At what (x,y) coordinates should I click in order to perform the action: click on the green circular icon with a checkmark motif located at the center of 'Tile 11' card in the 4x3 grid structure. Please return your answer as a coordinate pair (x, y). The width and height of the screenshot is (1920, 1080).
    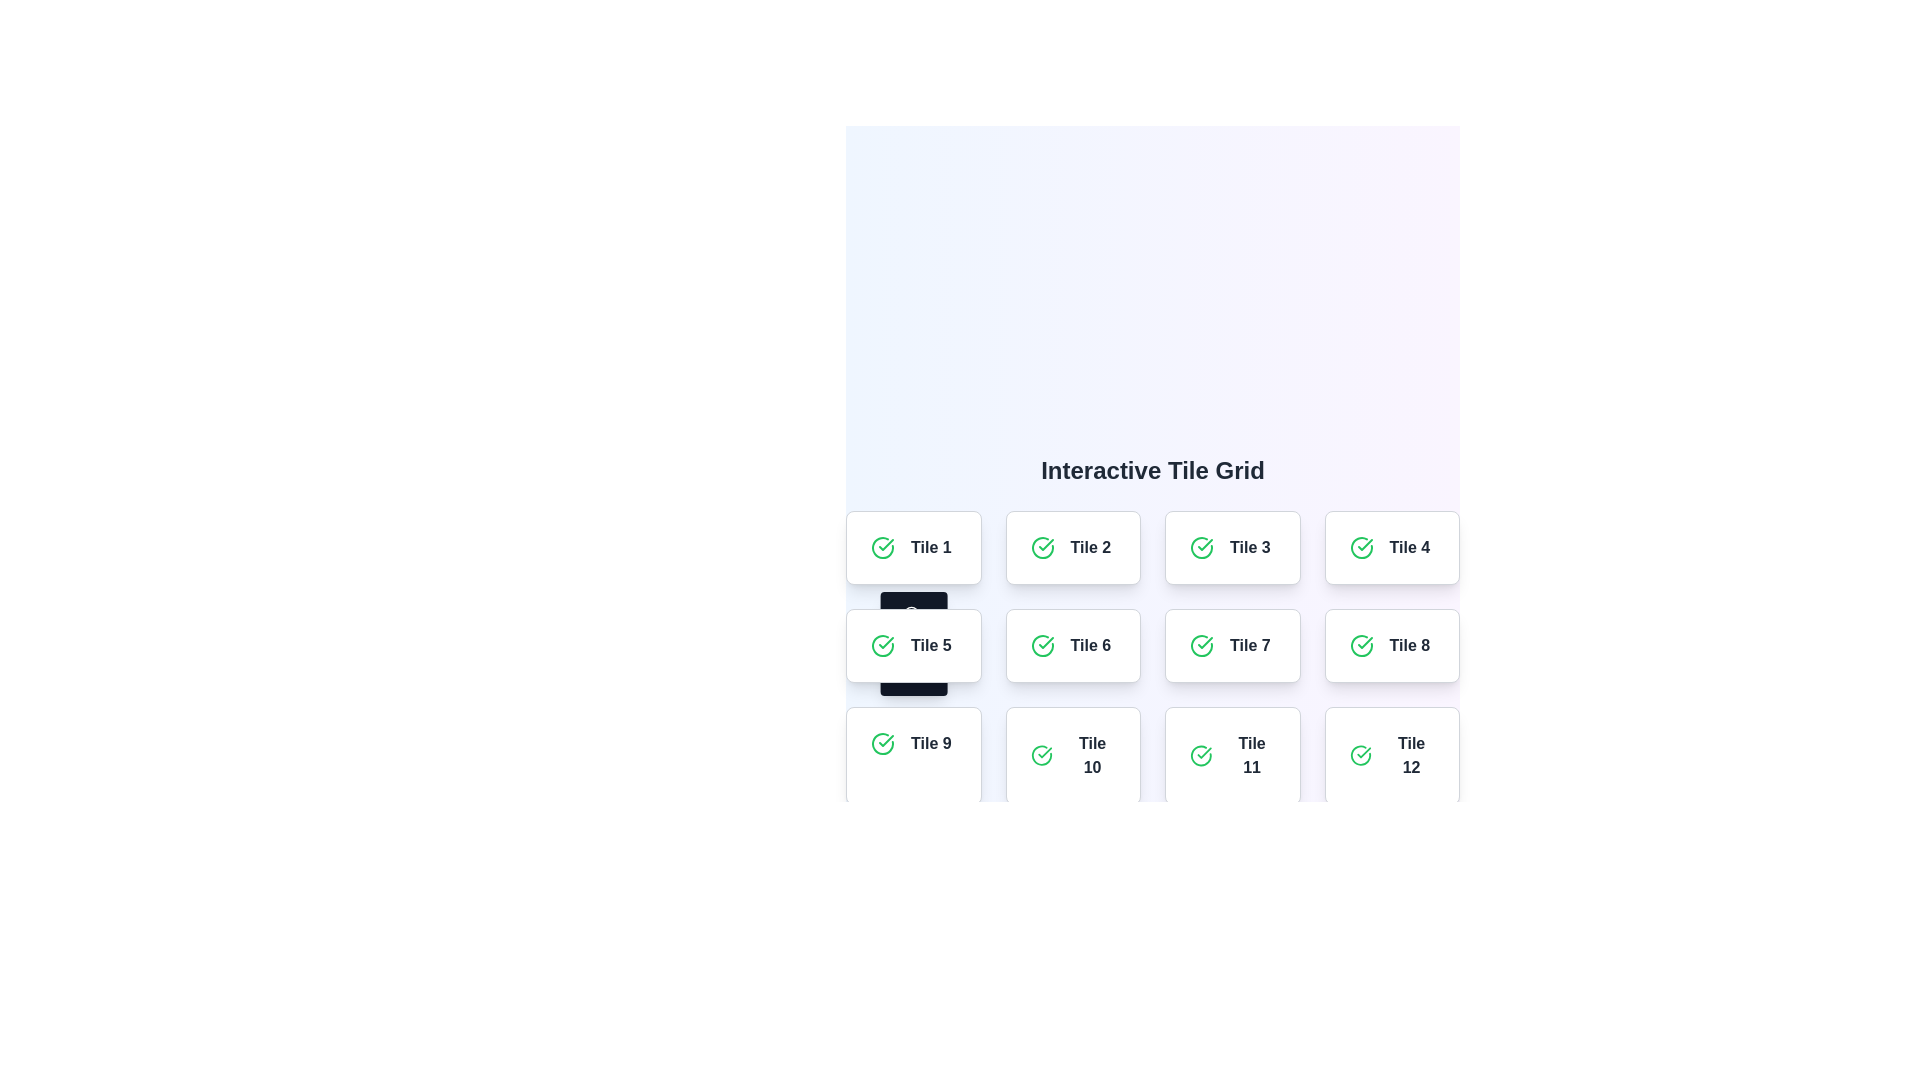
    Looking at the image, I should click on (1200, 756).